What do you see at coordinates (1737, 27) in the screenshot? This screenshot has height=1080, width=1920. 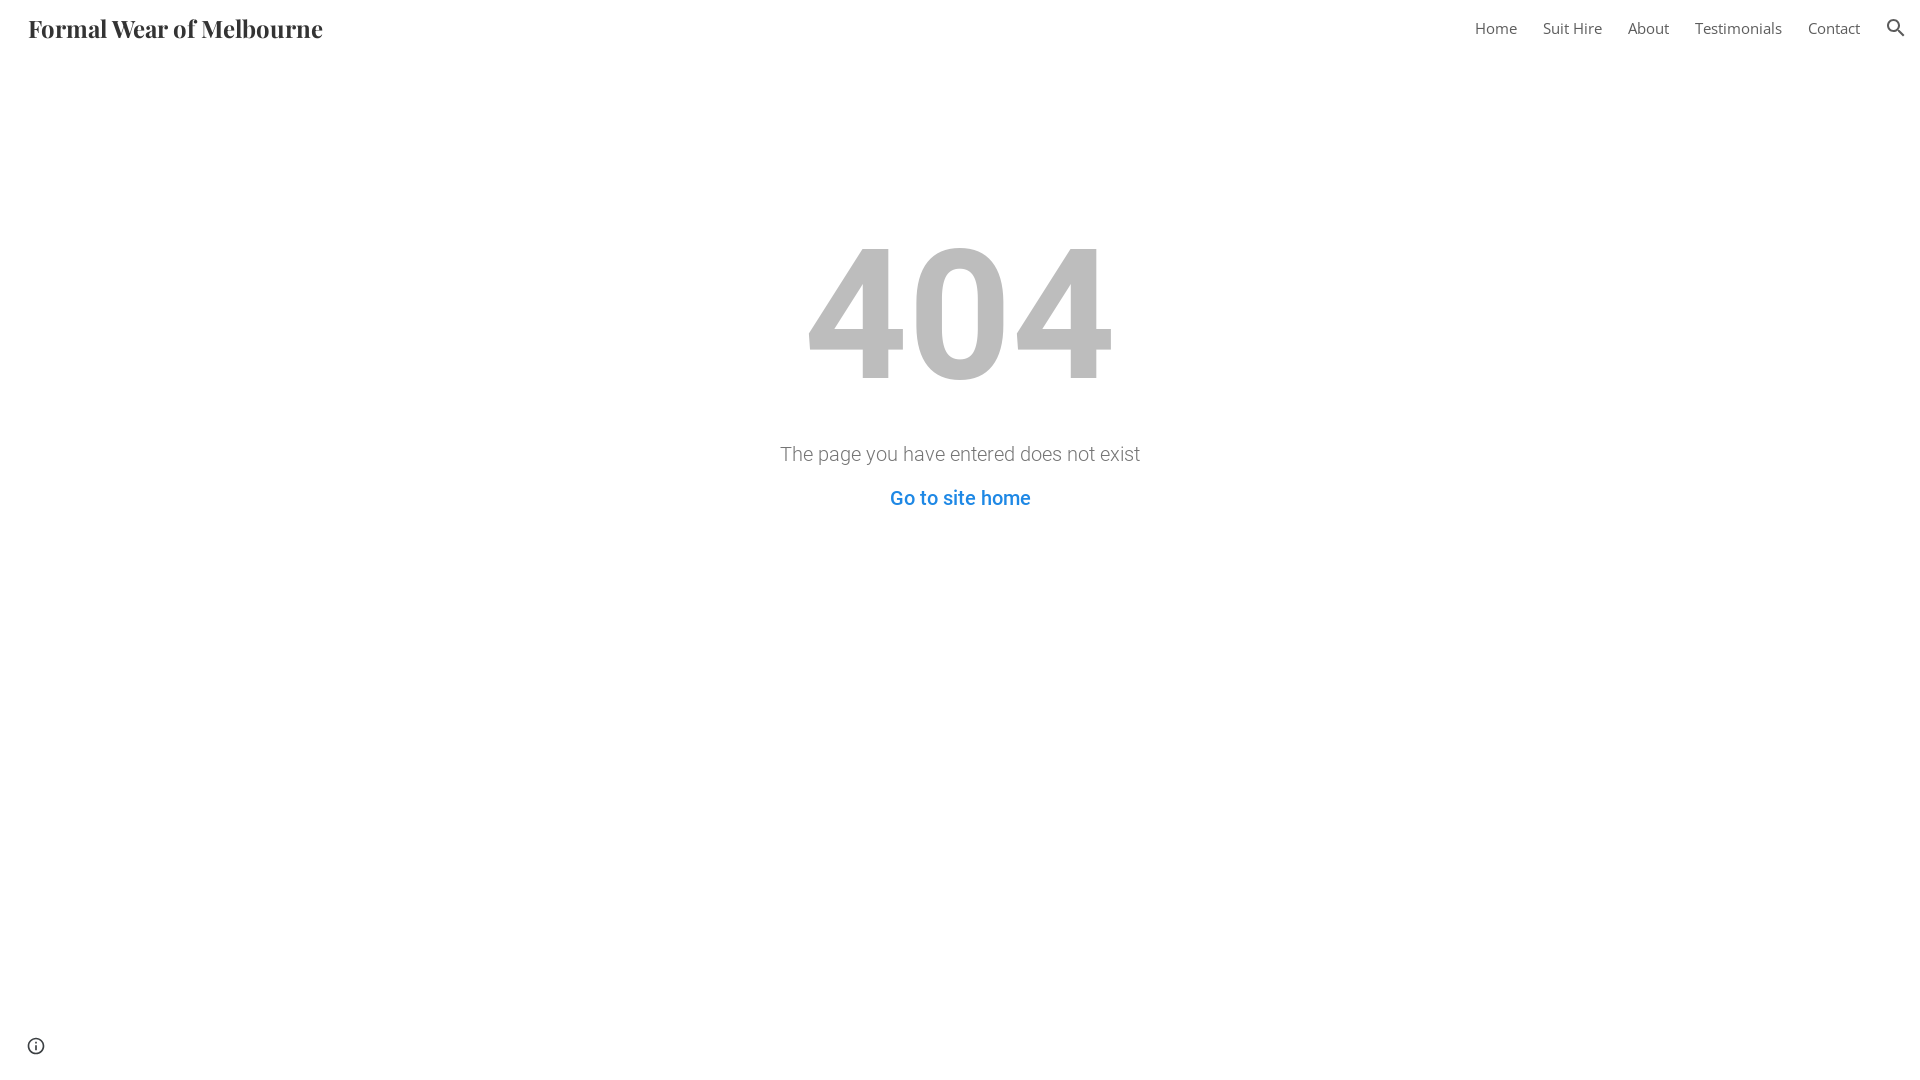 I see `'Testimonials'` at bounding box center [1737, 27].